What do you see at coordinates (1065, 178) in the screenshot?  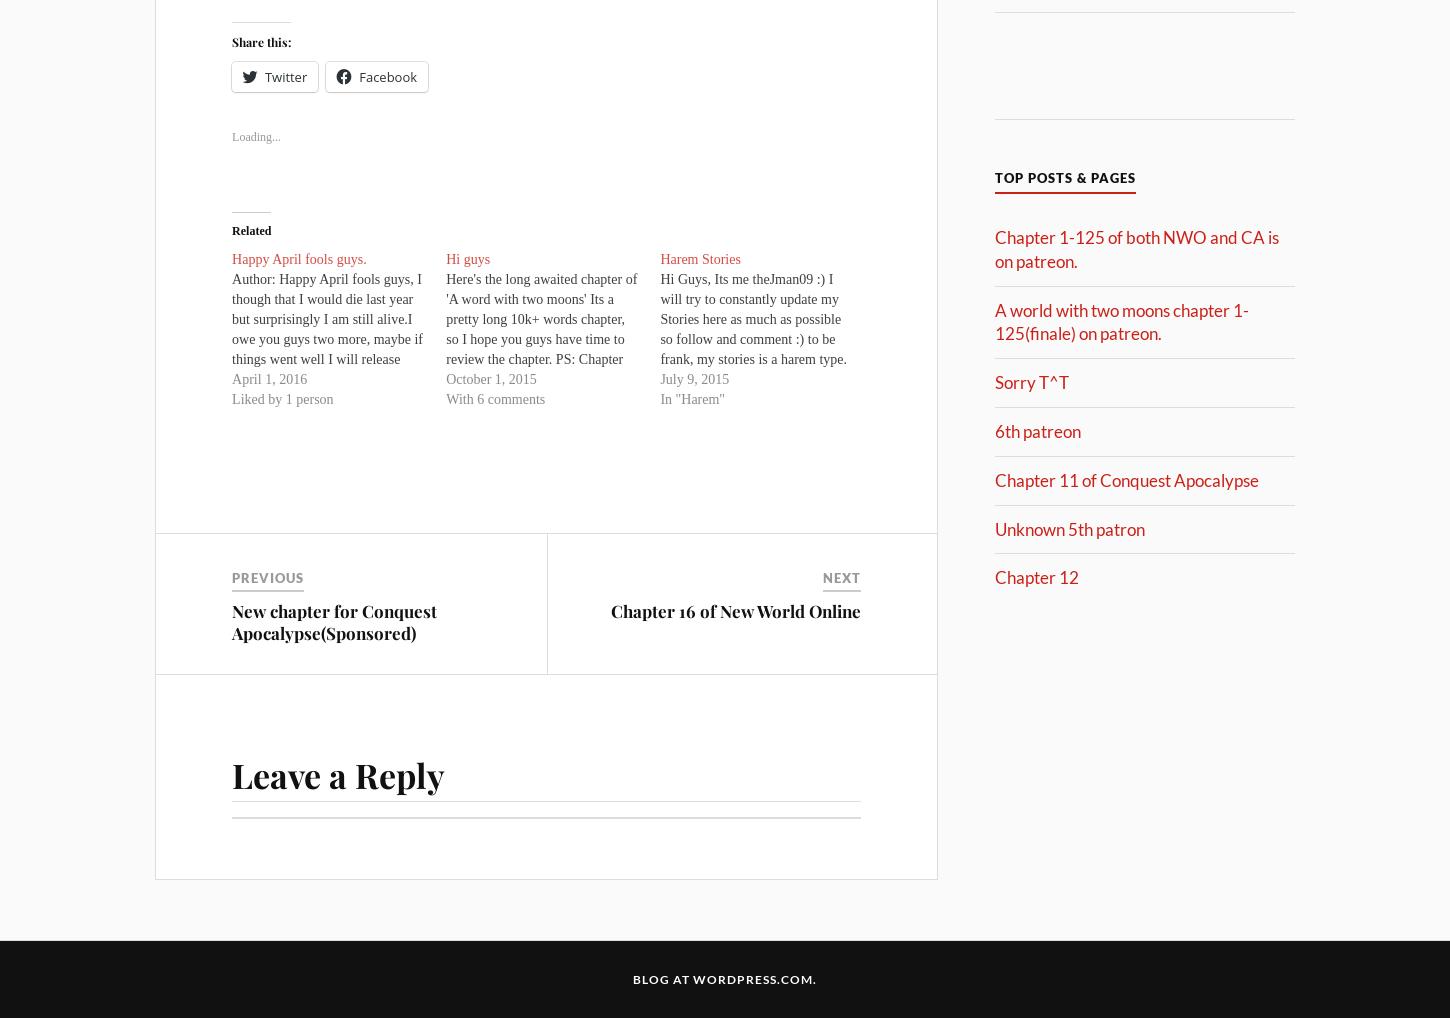 I see `'Top Posts & Pages'` at bounding box center [1065, 178].